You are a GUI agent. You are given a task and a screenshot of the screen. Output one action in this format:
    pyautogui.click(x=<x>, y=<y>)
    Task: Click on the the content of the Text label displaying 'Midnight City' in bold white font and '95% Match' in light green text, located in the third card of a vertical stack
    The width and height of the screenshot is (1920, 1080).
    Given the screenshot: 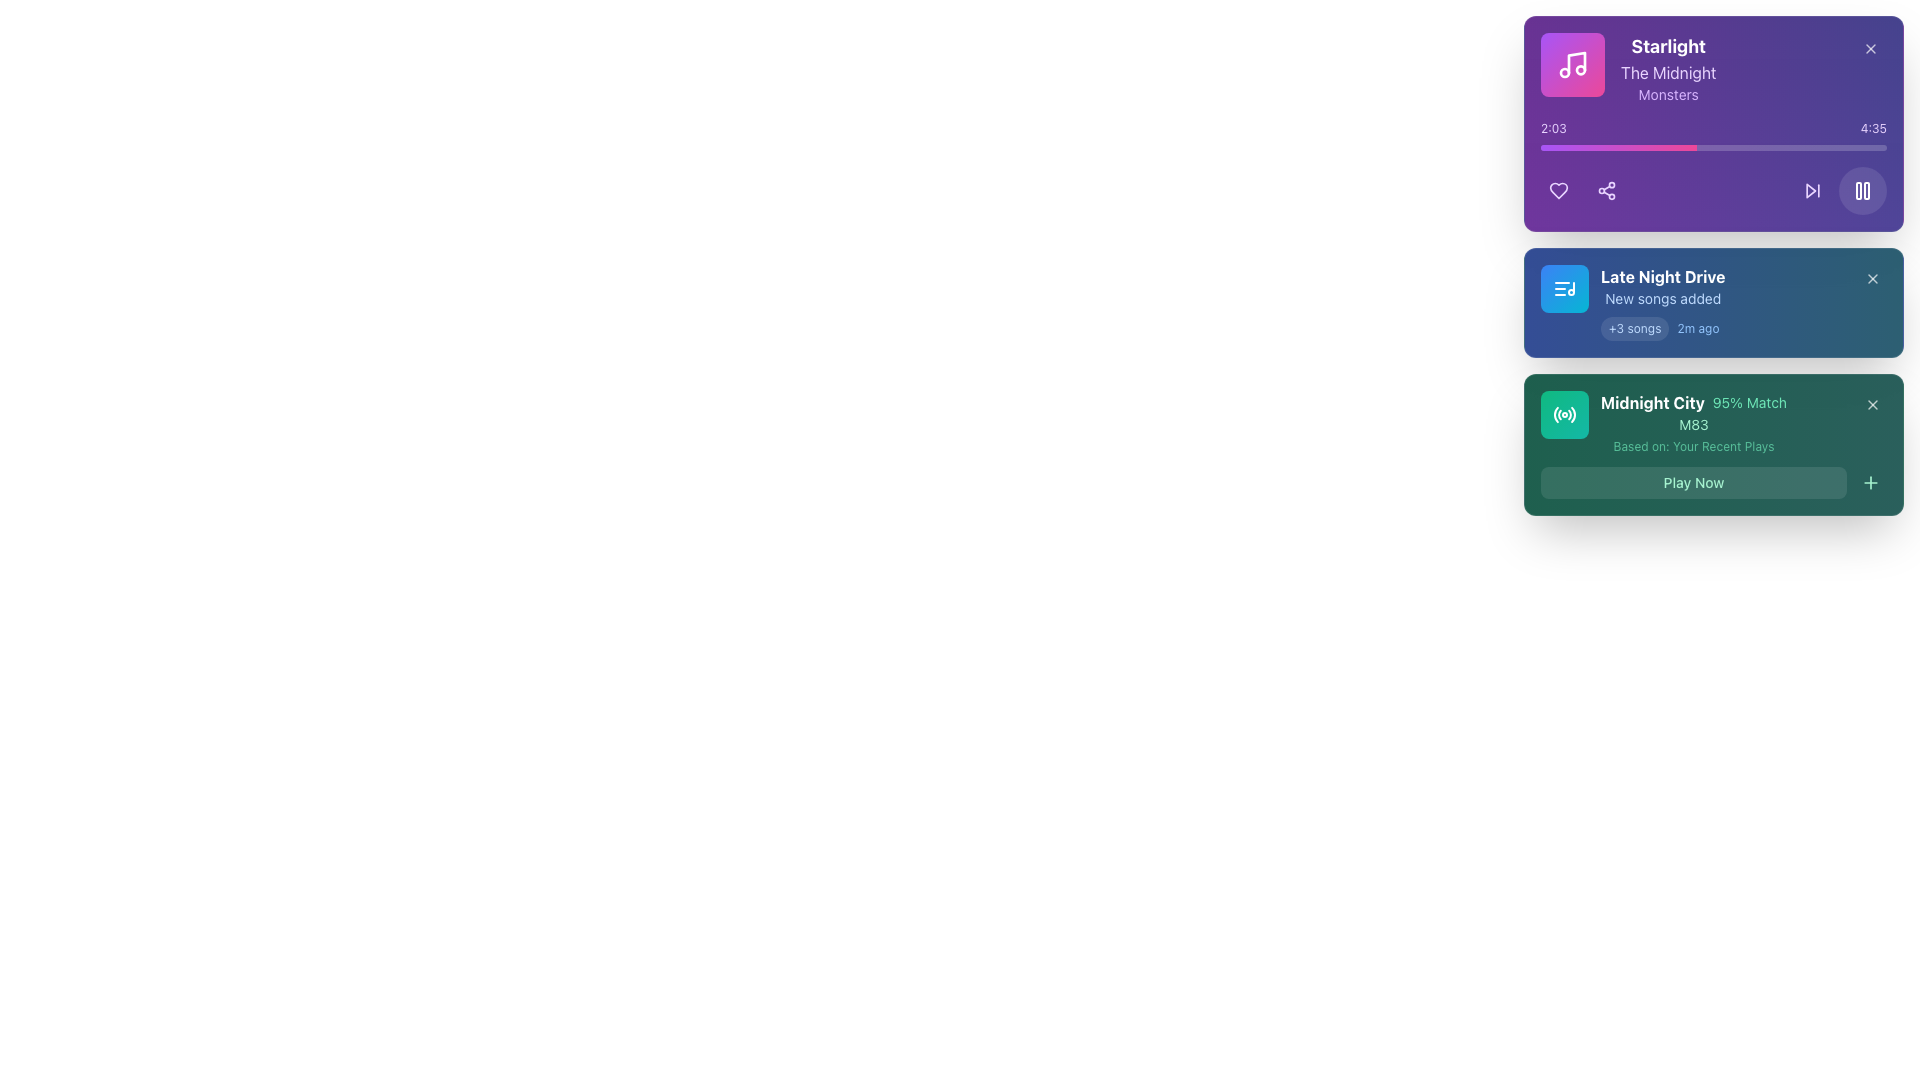 What is the action you would take?
    pyautogui.click(x=1693, y=402)
    